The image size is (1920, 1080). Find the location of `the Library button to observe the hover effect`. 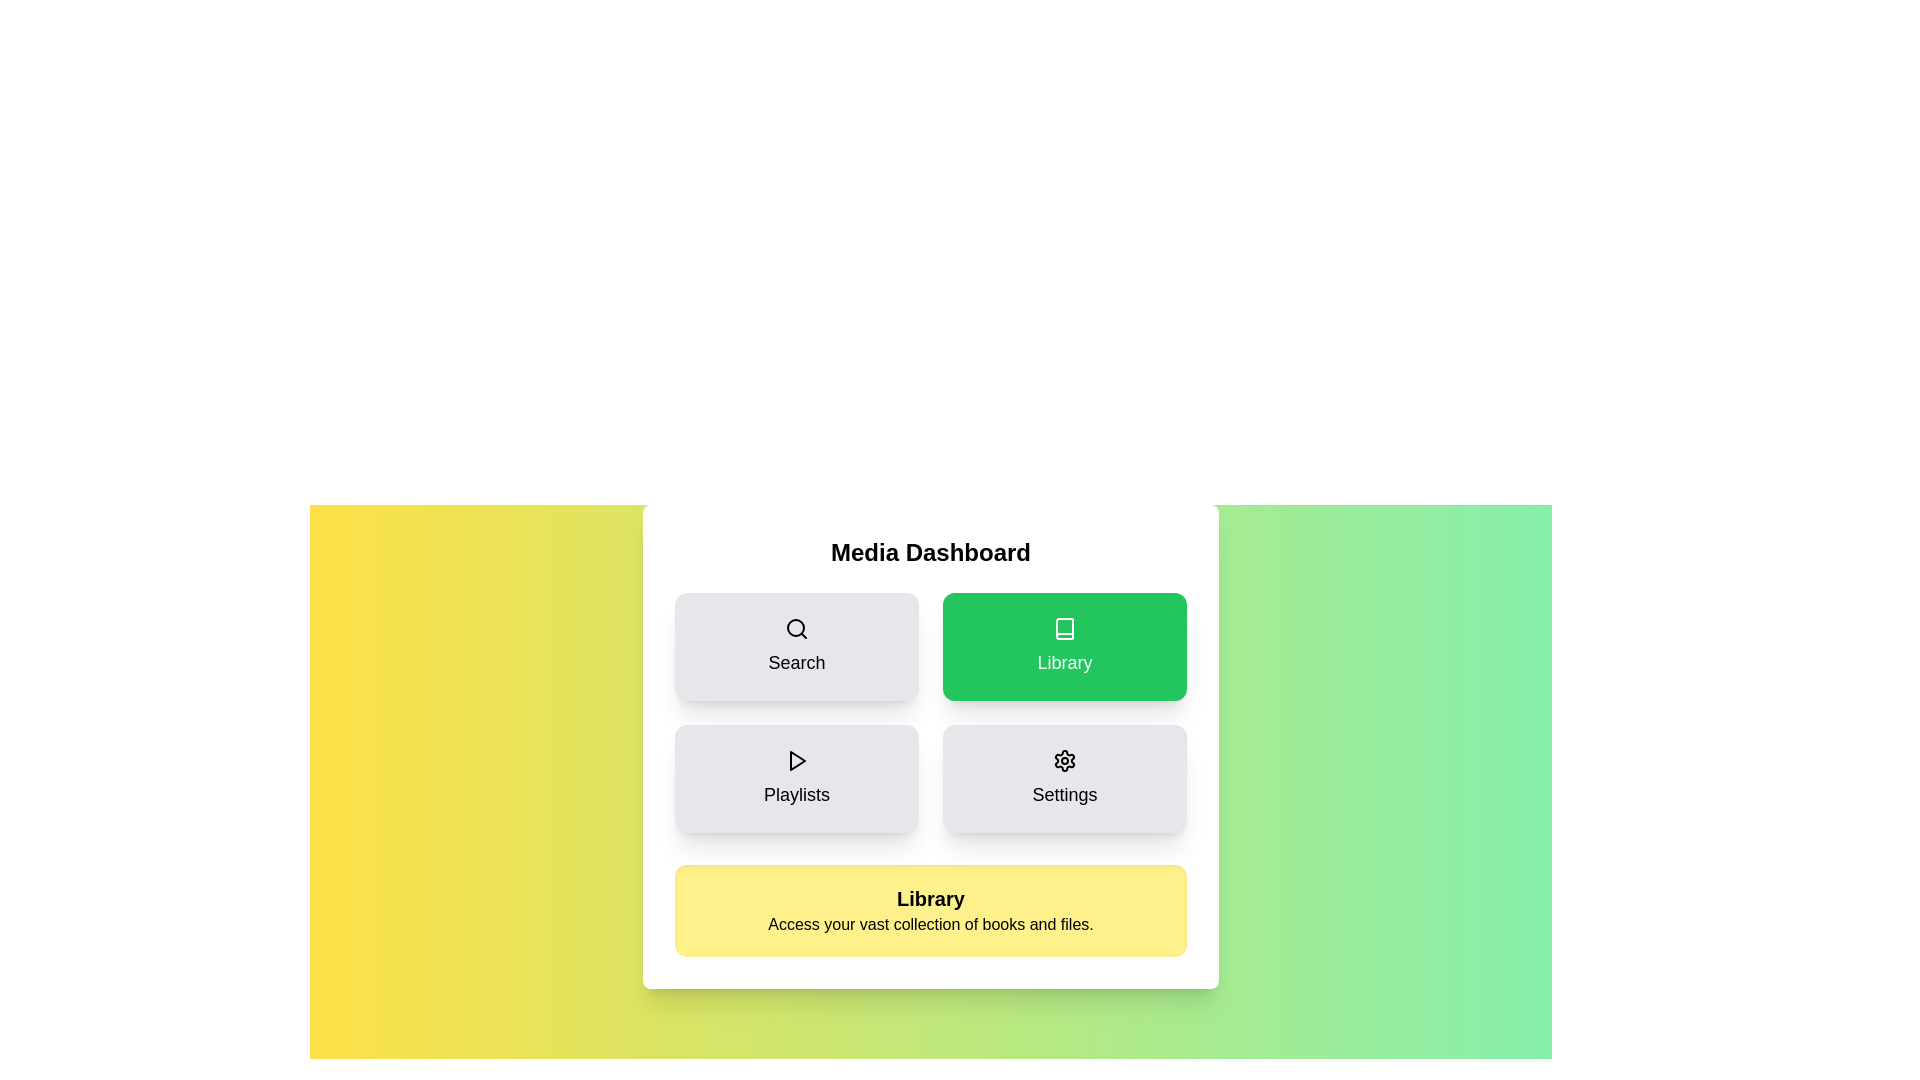

the Library button to observe the hover effect is located at coordinates (1064, 647).